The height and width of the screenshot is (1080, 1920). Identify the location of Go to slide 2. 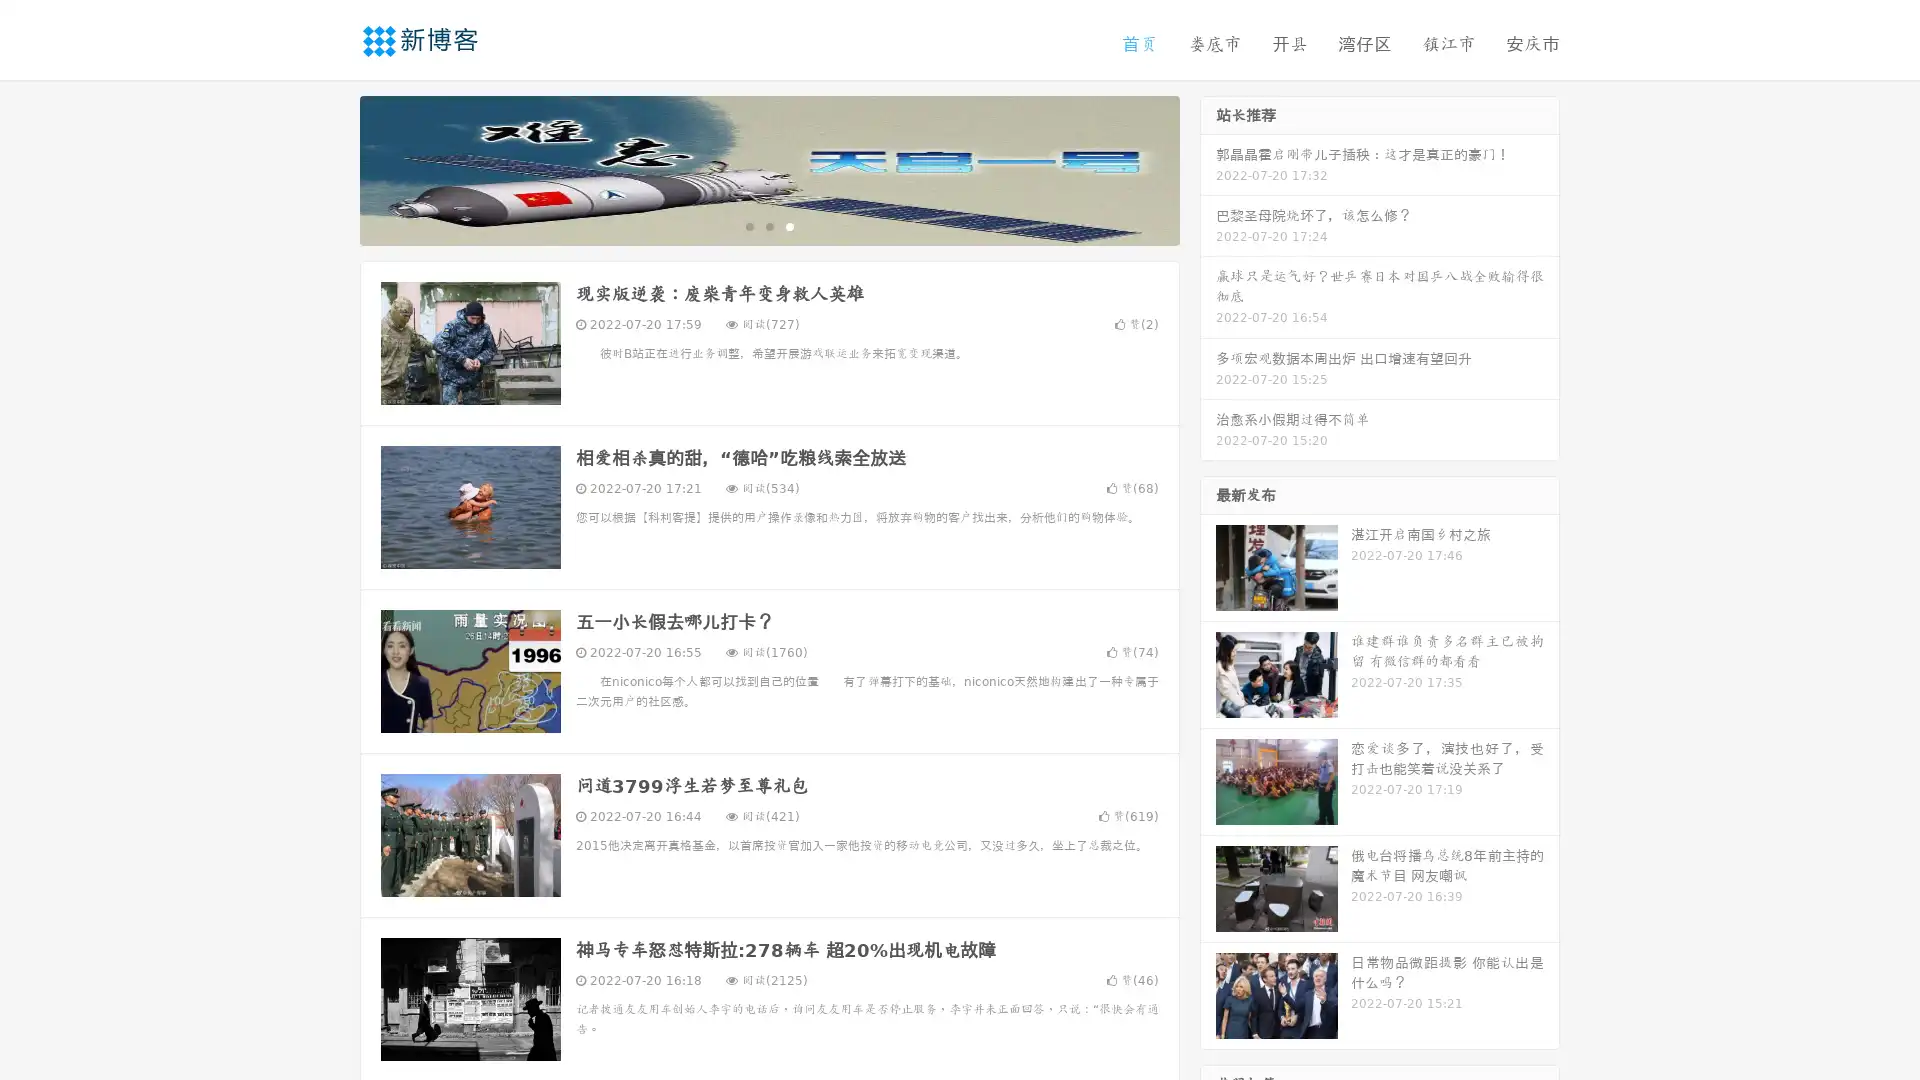
(768, 225).